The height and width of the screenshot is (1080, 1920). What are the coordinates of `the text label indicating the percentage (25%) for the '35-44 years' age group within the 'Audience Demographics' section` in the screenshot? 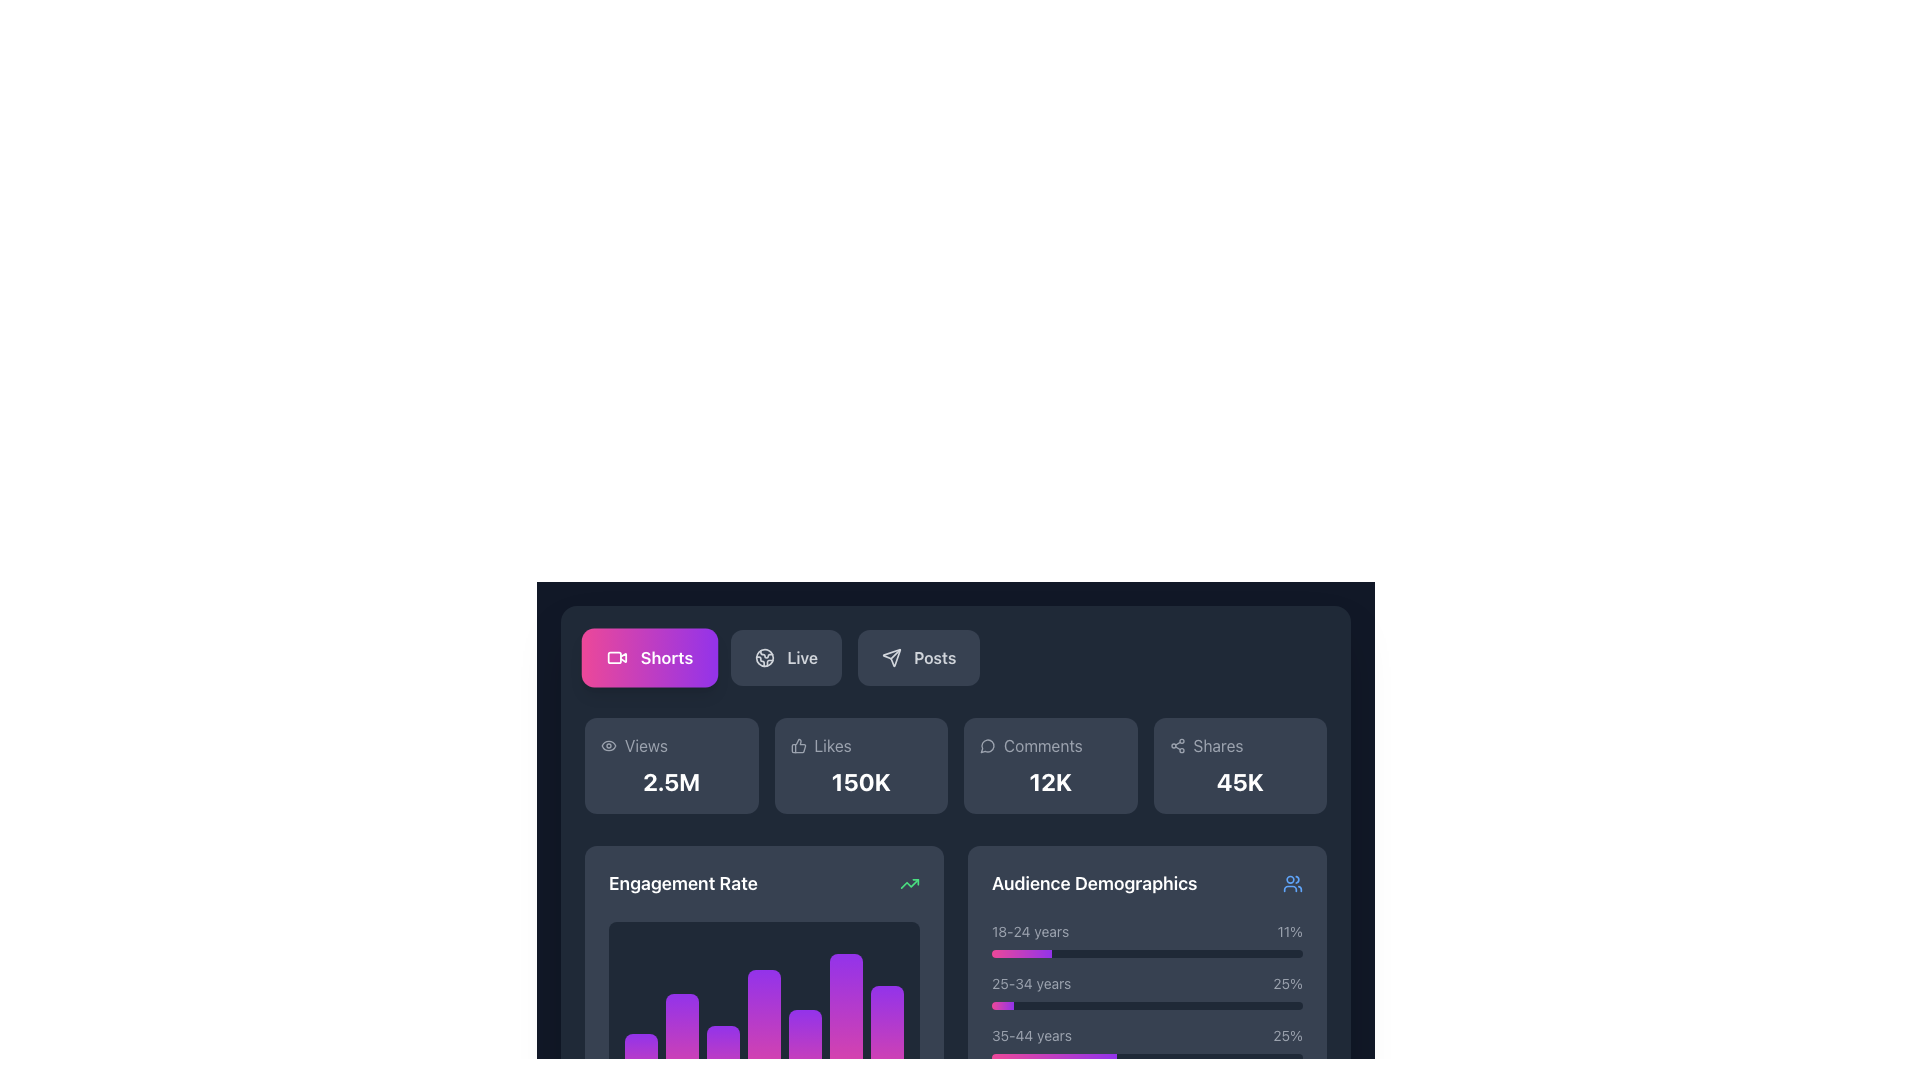 It's located at (1288, 1035).